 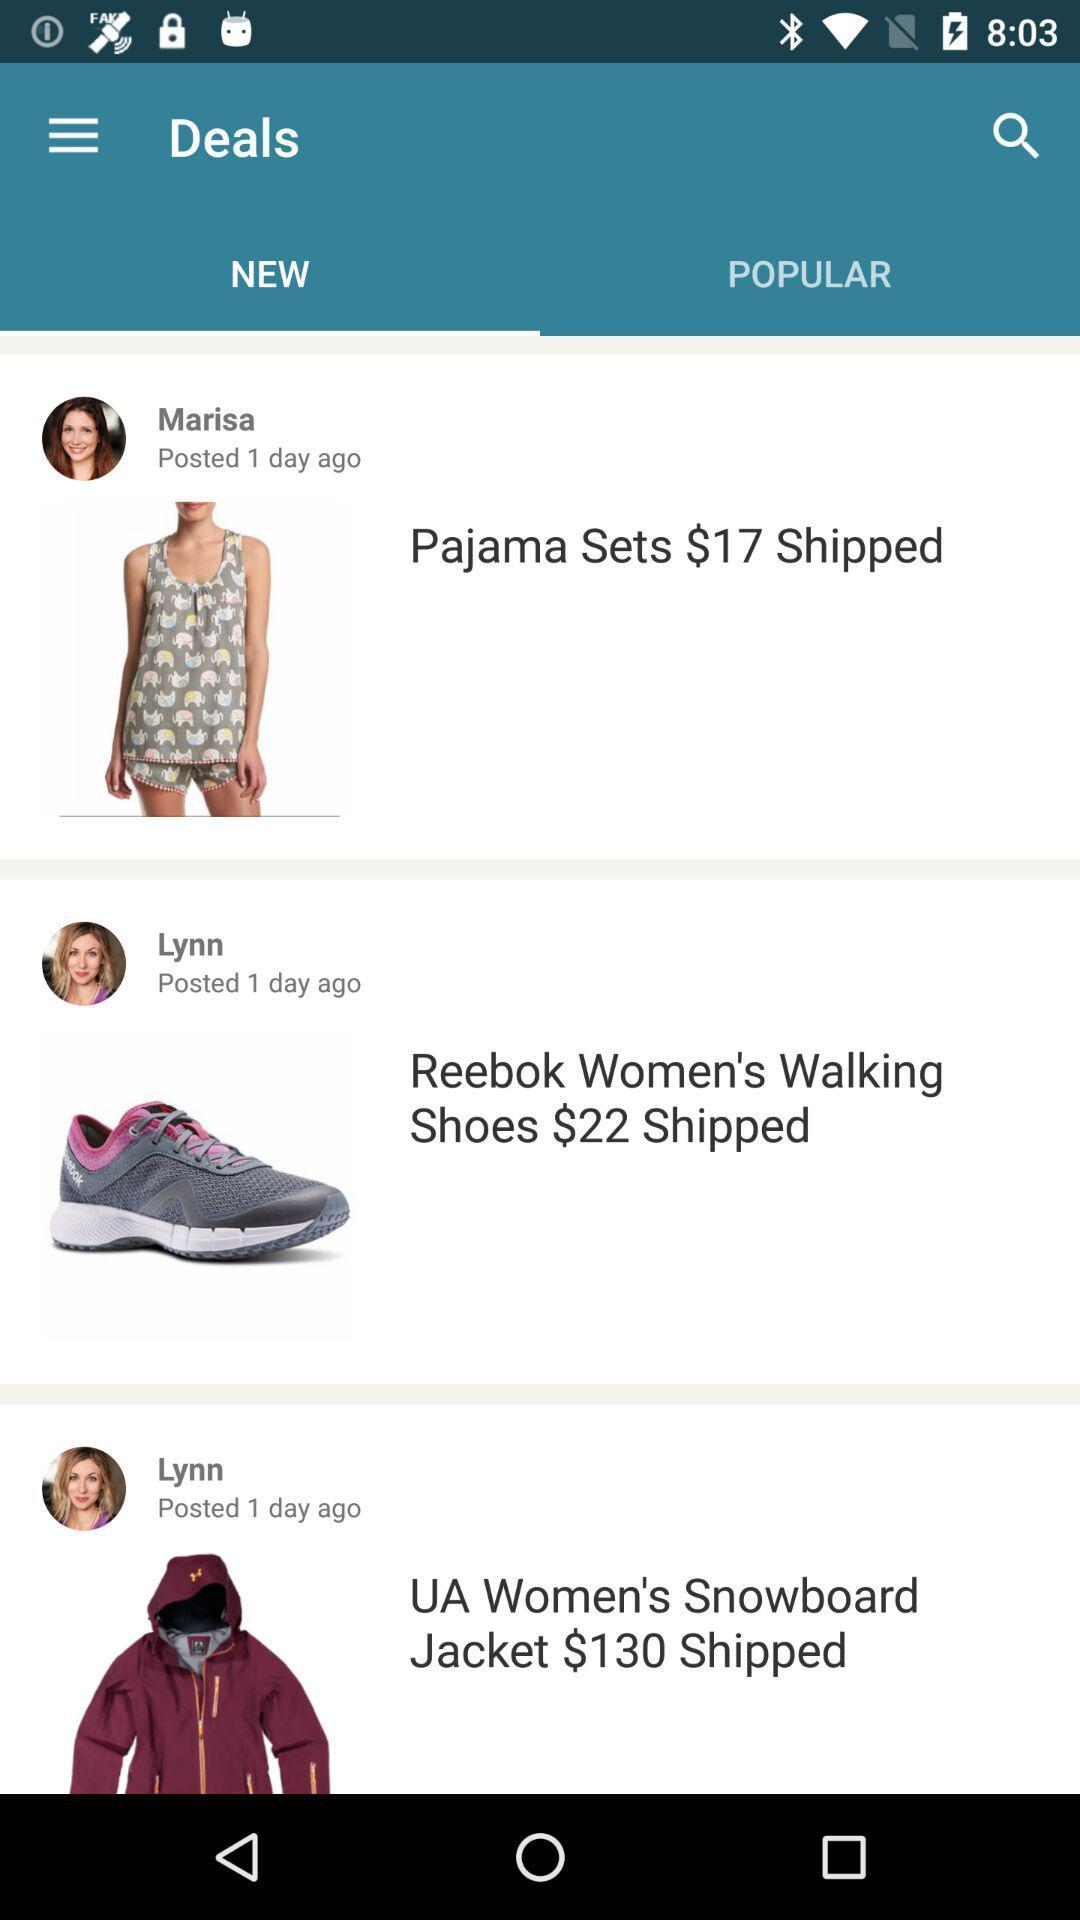 What do you see at coordinates (1017, 135) in the screenshot?
I see `item above the pajama sets 17 icon` at bounding box center [1017, 135].